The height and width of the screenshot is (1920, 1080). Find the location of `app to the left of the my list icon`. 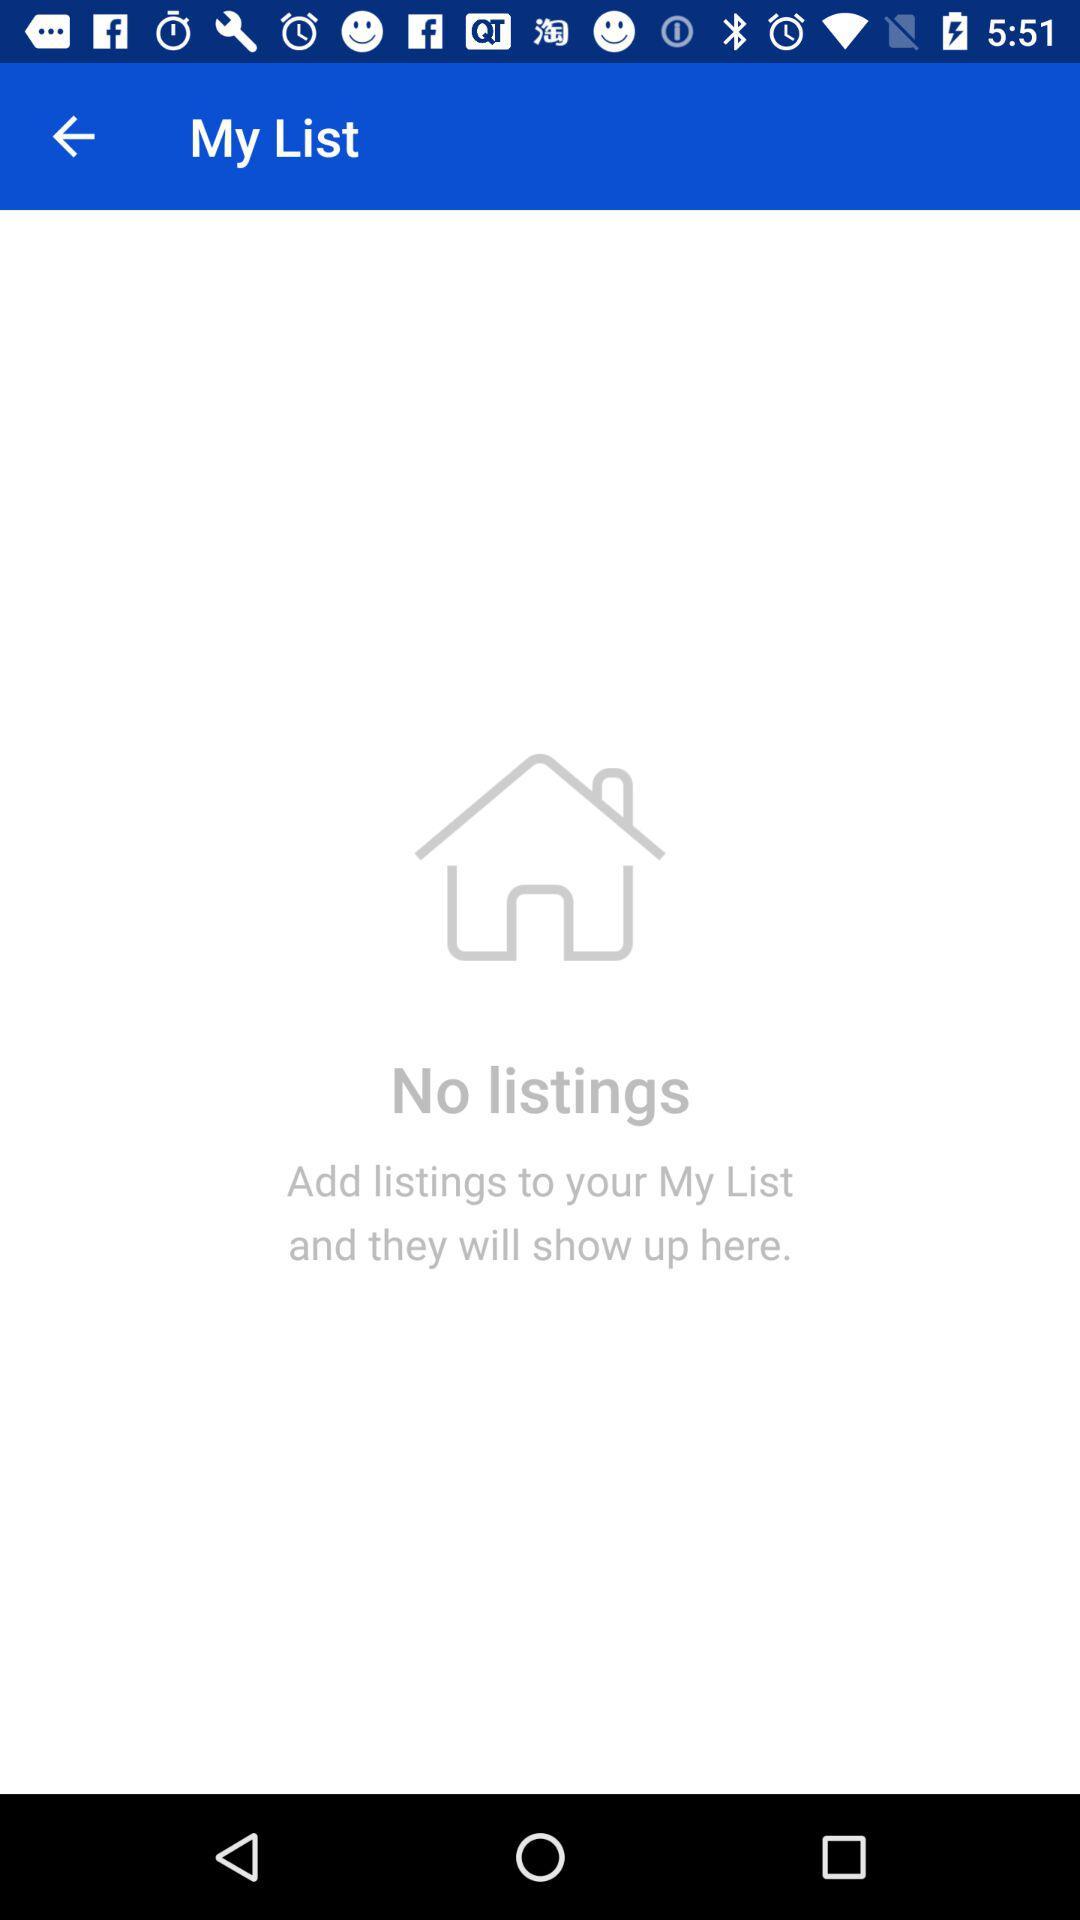

app to the left of the my list icon is located at coordinates (72, 135).